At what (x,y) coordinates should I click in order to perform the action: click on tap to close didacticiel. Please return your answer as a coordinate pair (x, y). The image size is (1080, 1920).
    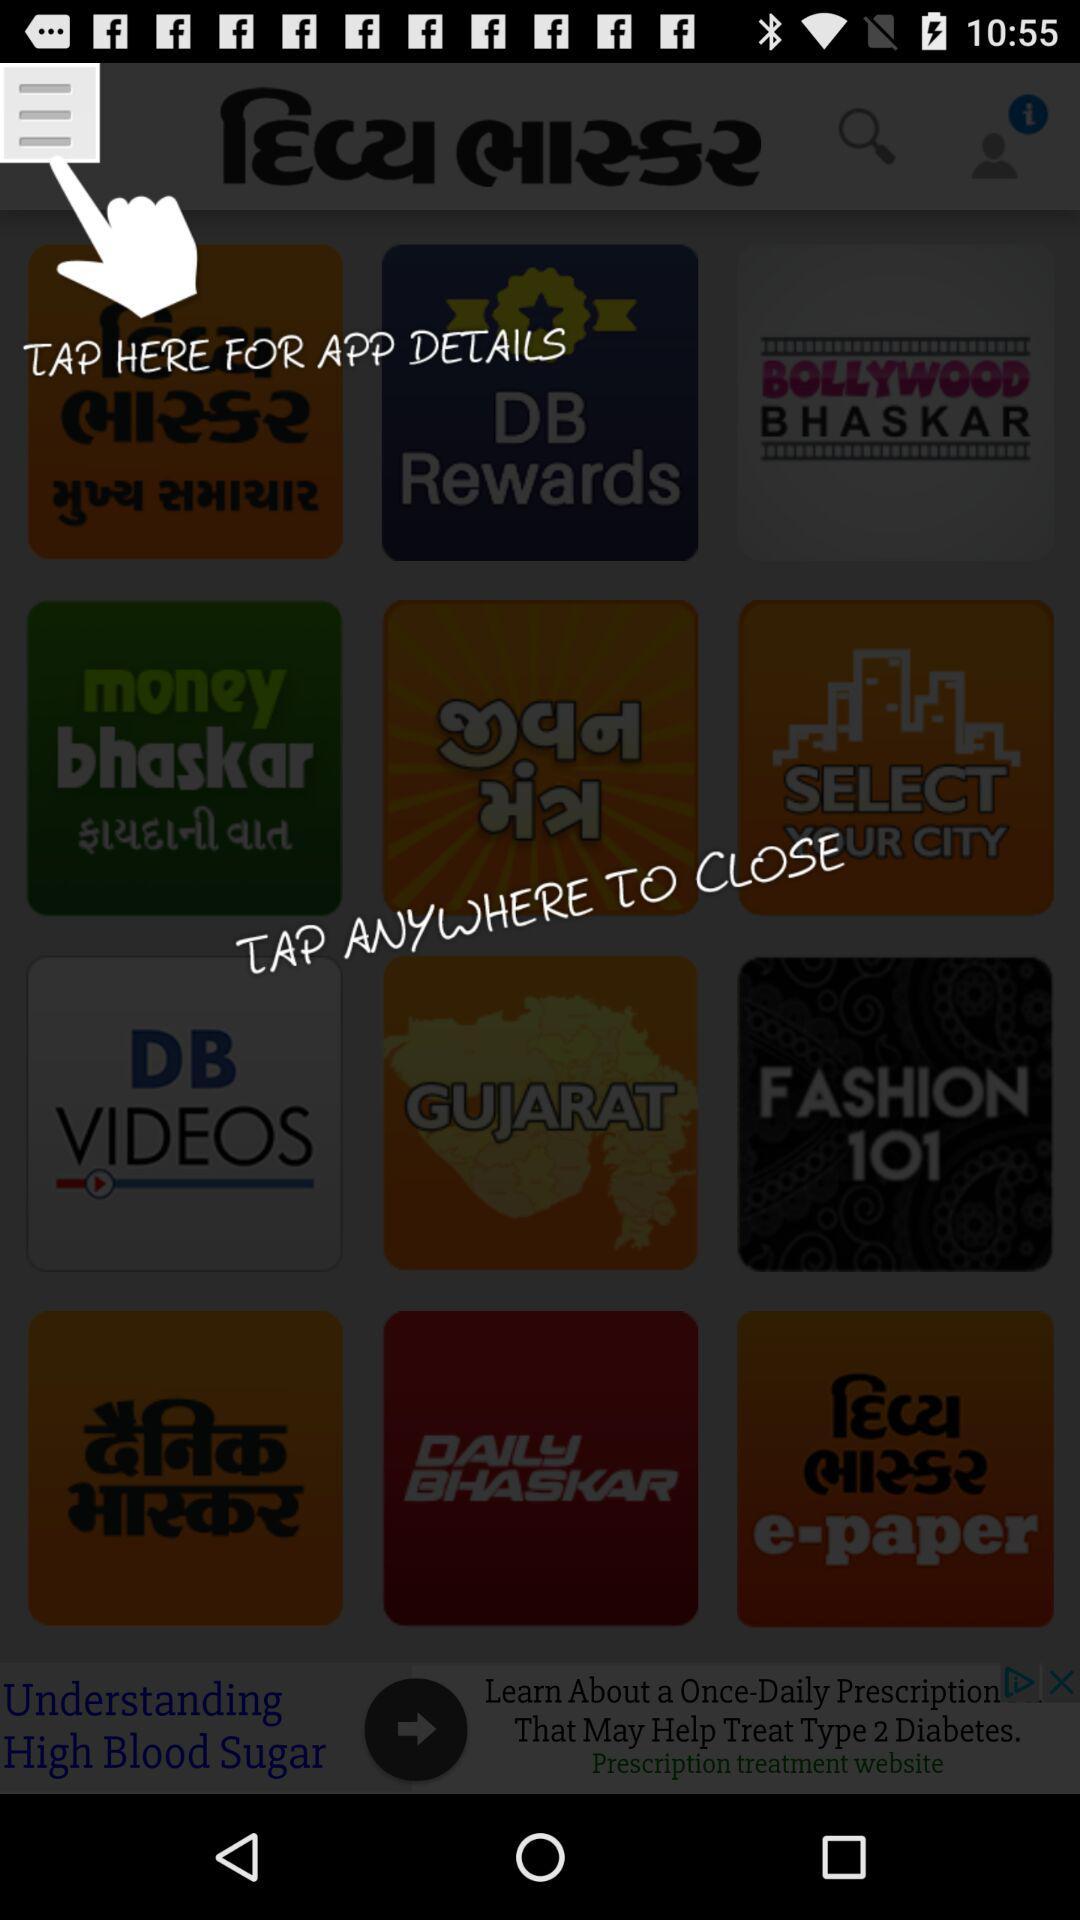
    Looking at the image, I should click on (540, 927).